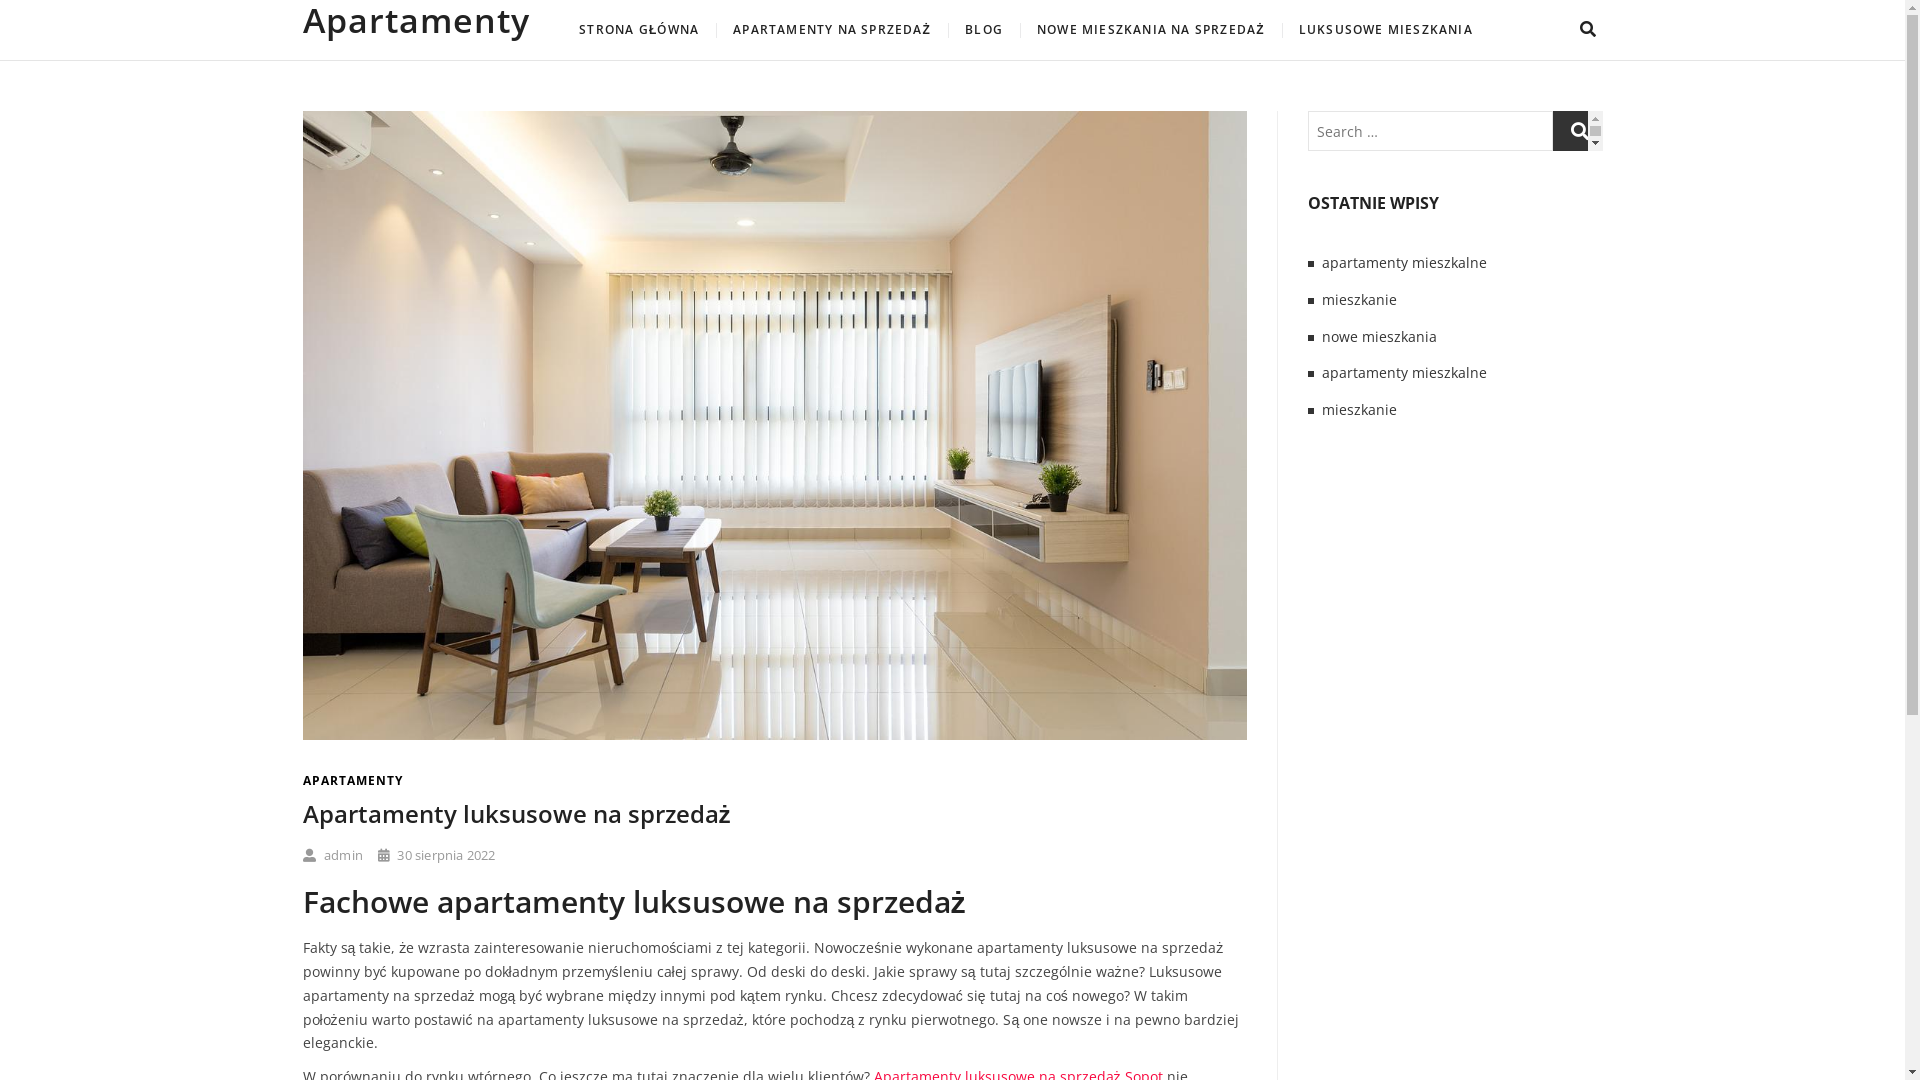 This screenshot has width=1920, height=1080. I want to click on 'mieszkanie', so click(1359, 299).